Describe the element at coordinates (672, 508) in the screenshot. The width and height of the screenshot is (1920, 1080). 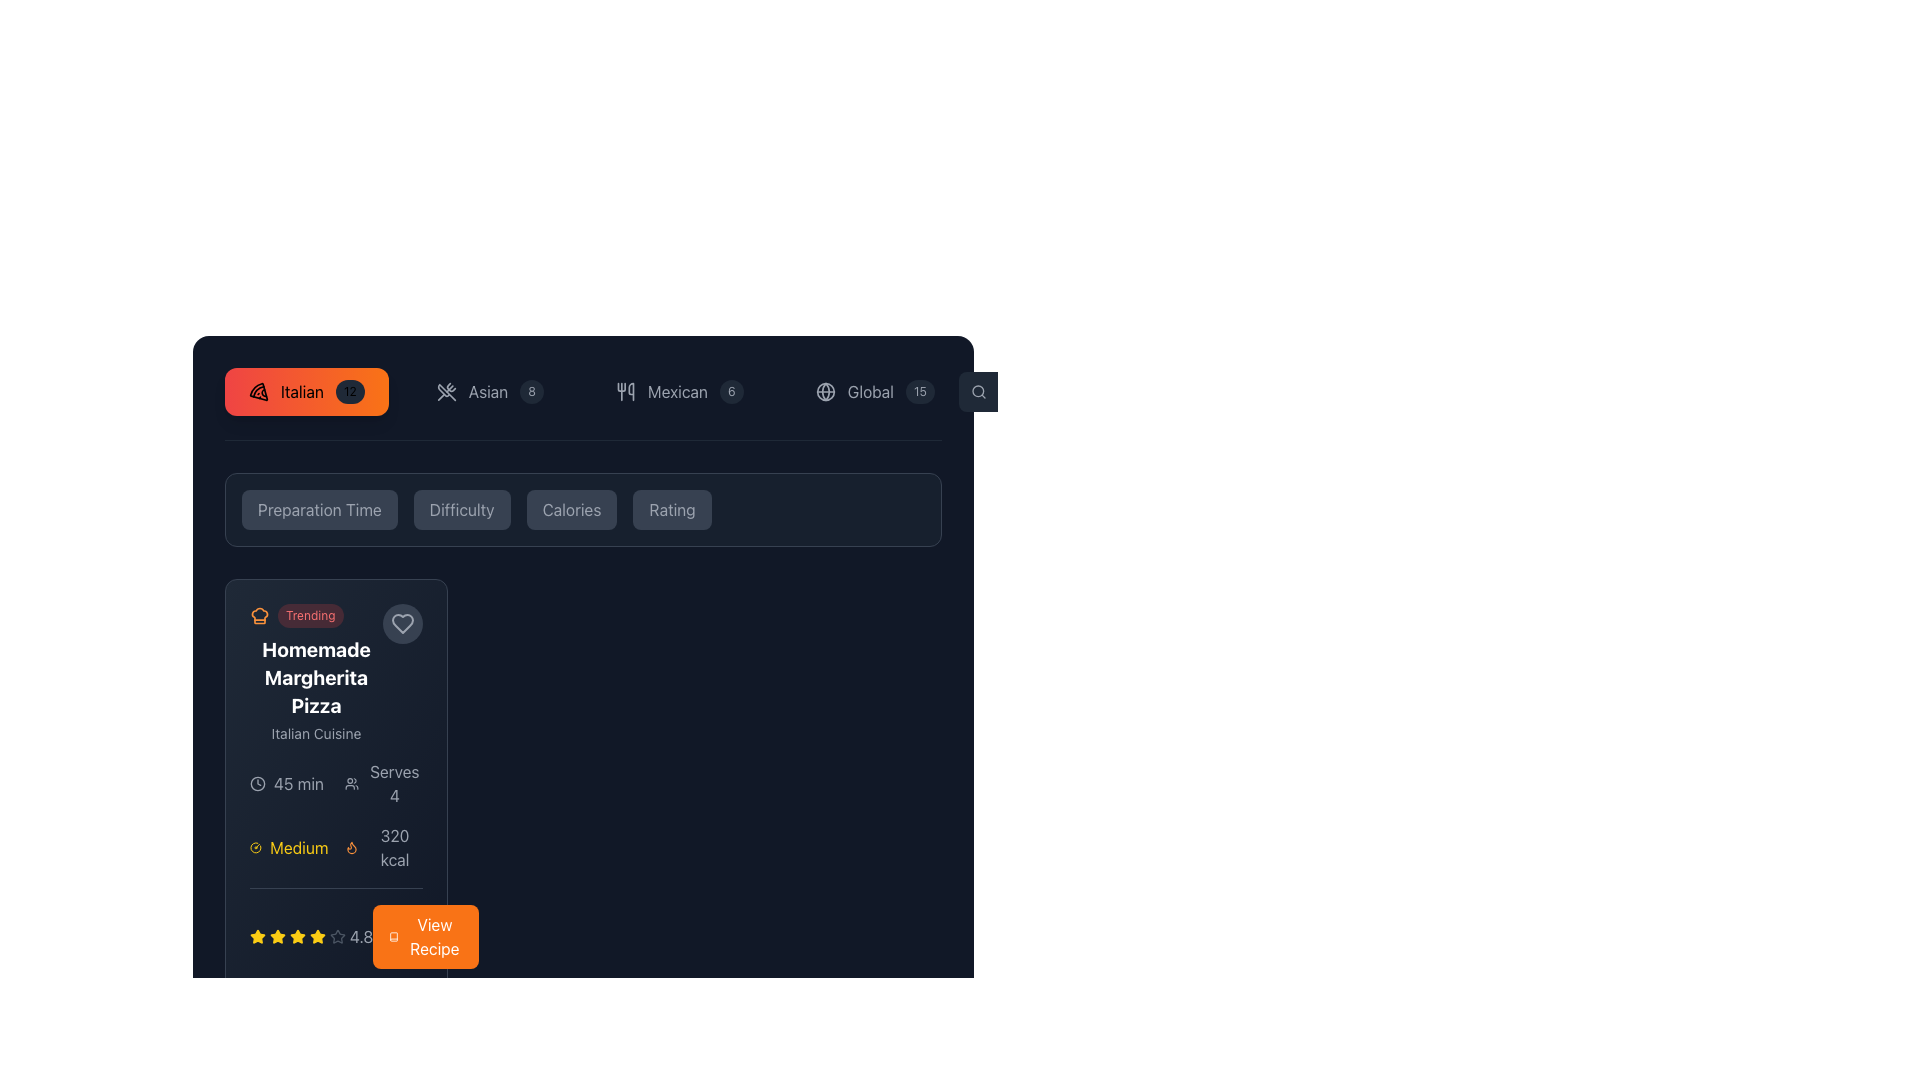
I see `the 'Rating' filter button, which is the fourth button in a horizontally aligned group of buttons labeled 'Preparation Time', 'Difficulty', 'Calories', and 'Rating', located just below the main navigation menu` at that location.